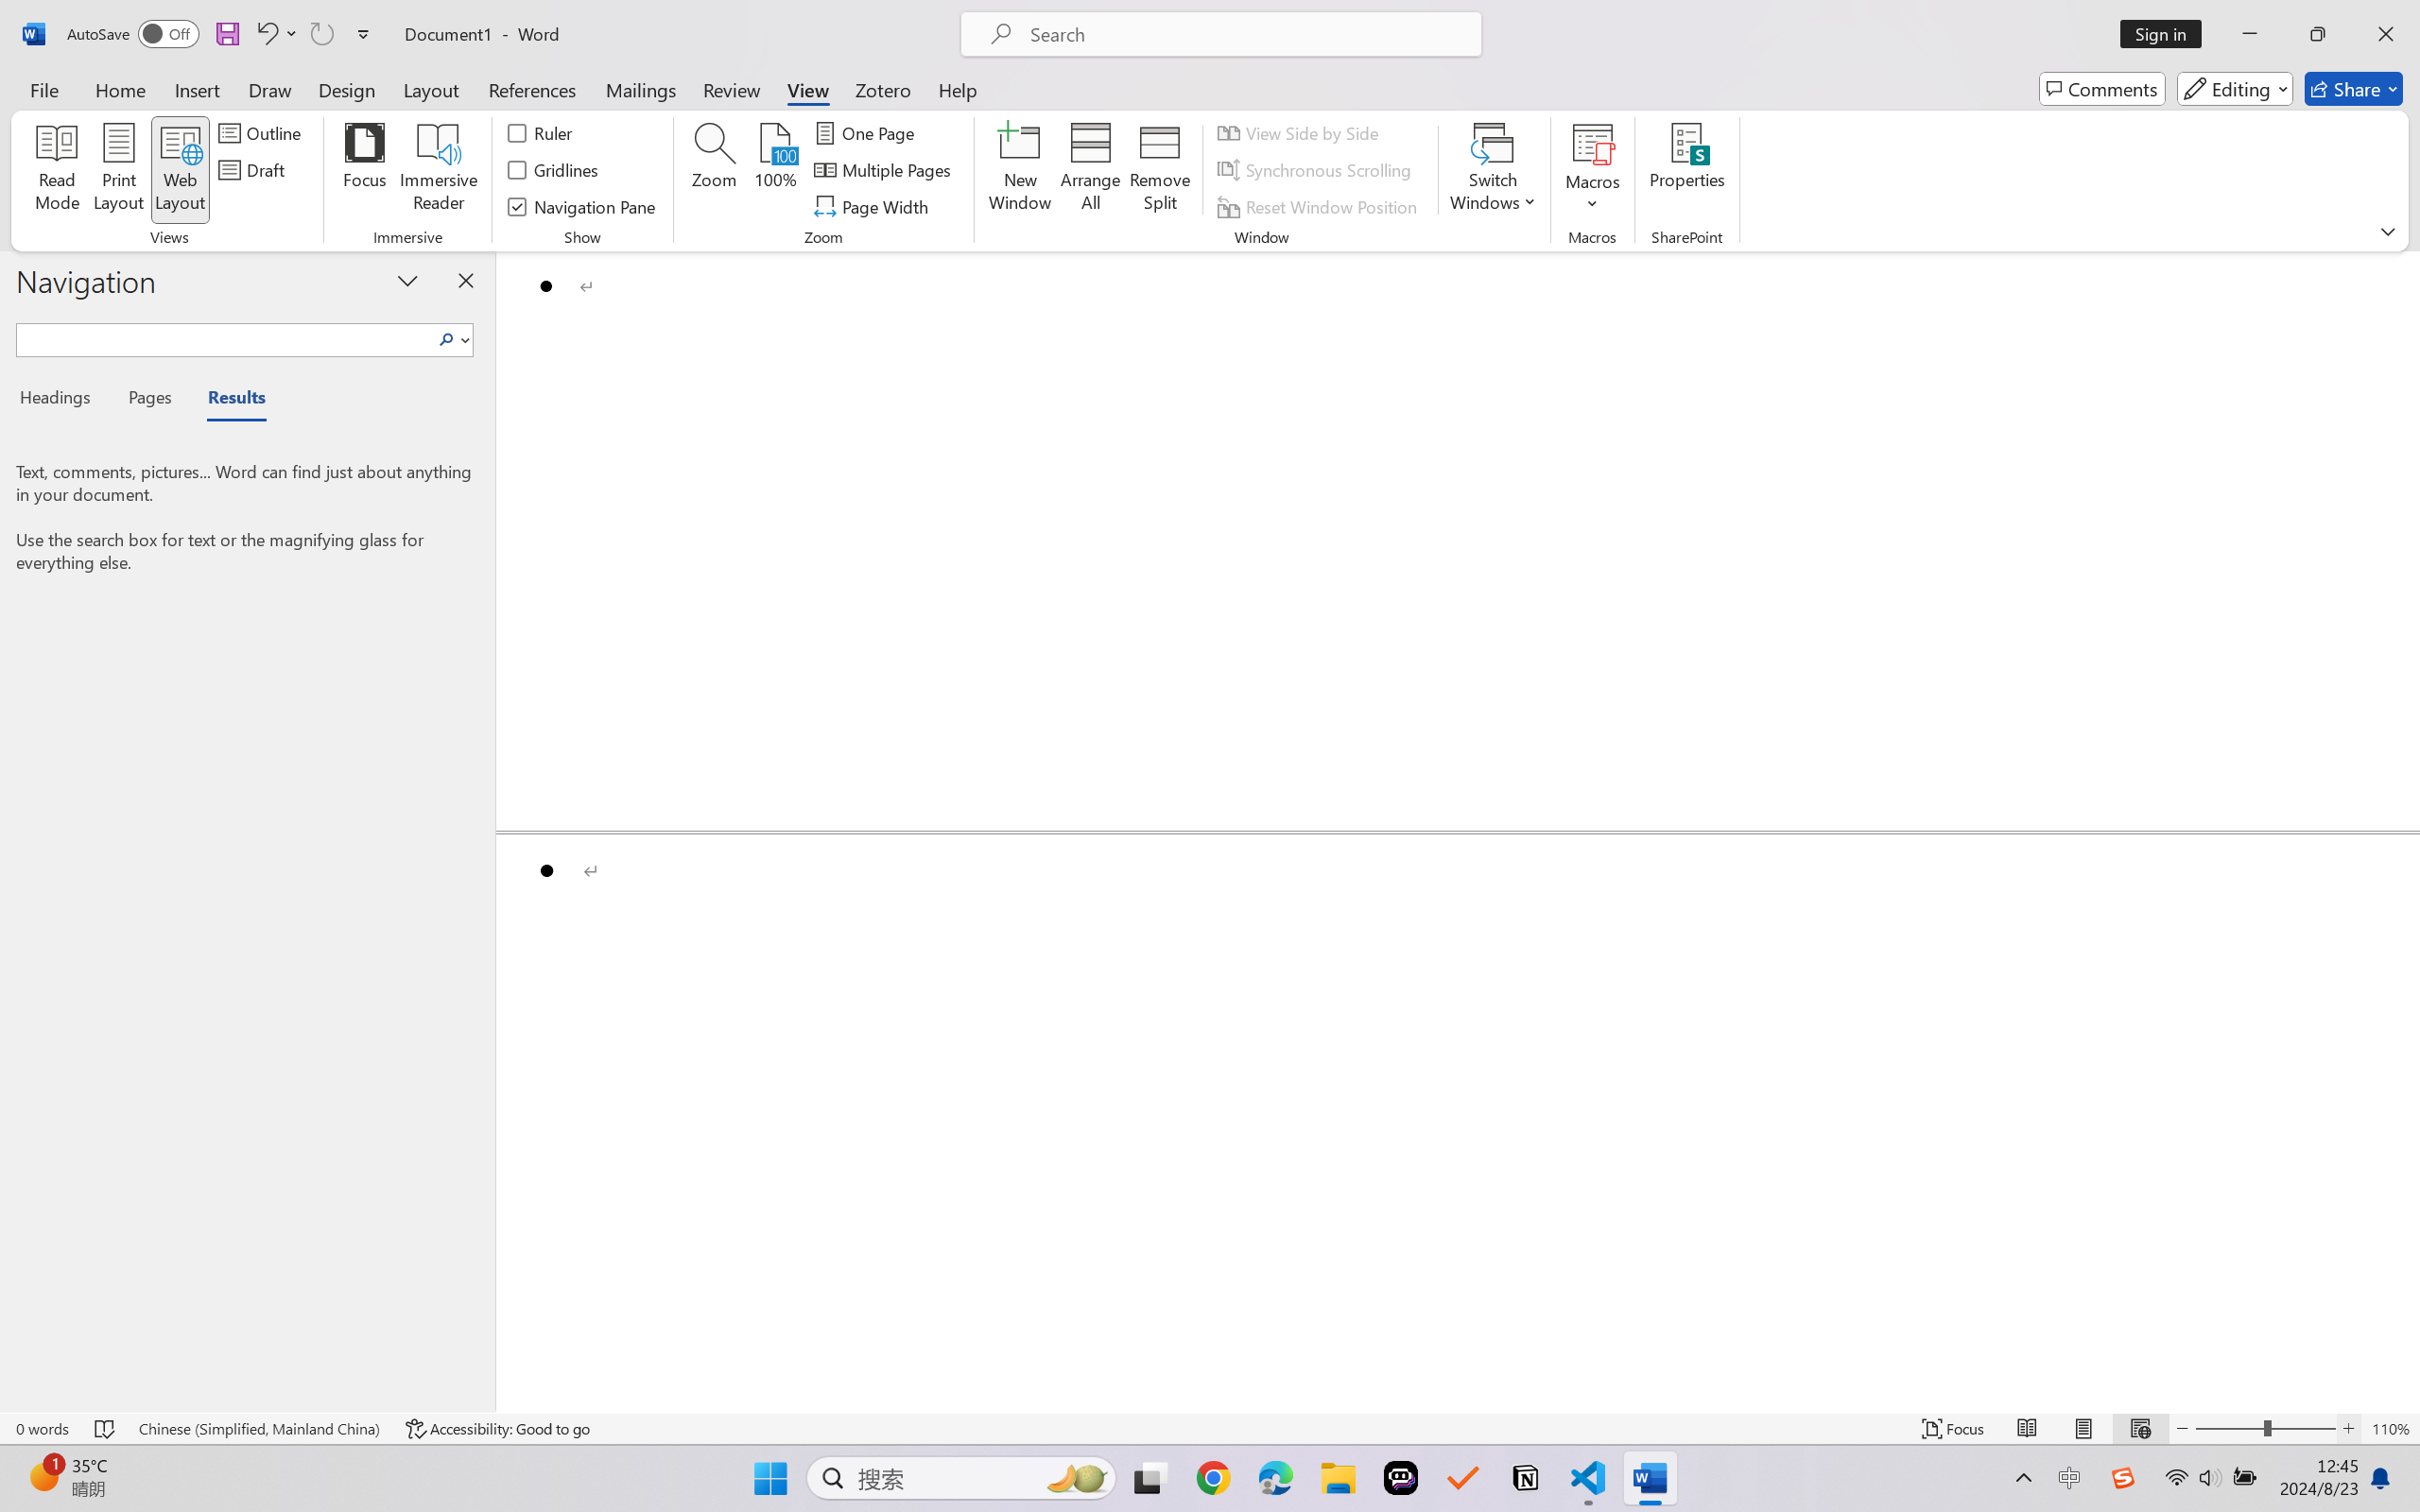 This screenshot has width=2420, height=1512. Describe the element at coordinates (274, 33) in the screenshot. I see `'Undo Bullet Default'` at that location.